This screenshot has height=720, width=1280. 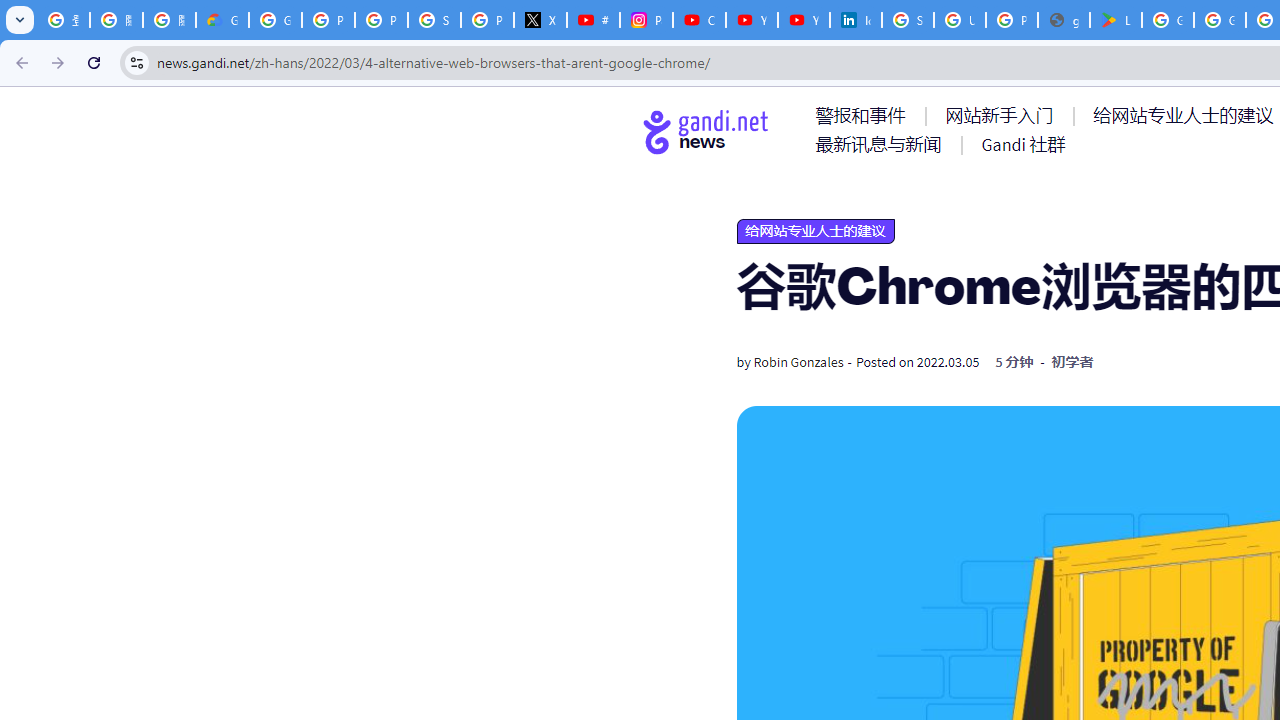 What do you see at coordinates (540, 20) in the screenshot?
I see `'X'` at bounding box center [540, 20].